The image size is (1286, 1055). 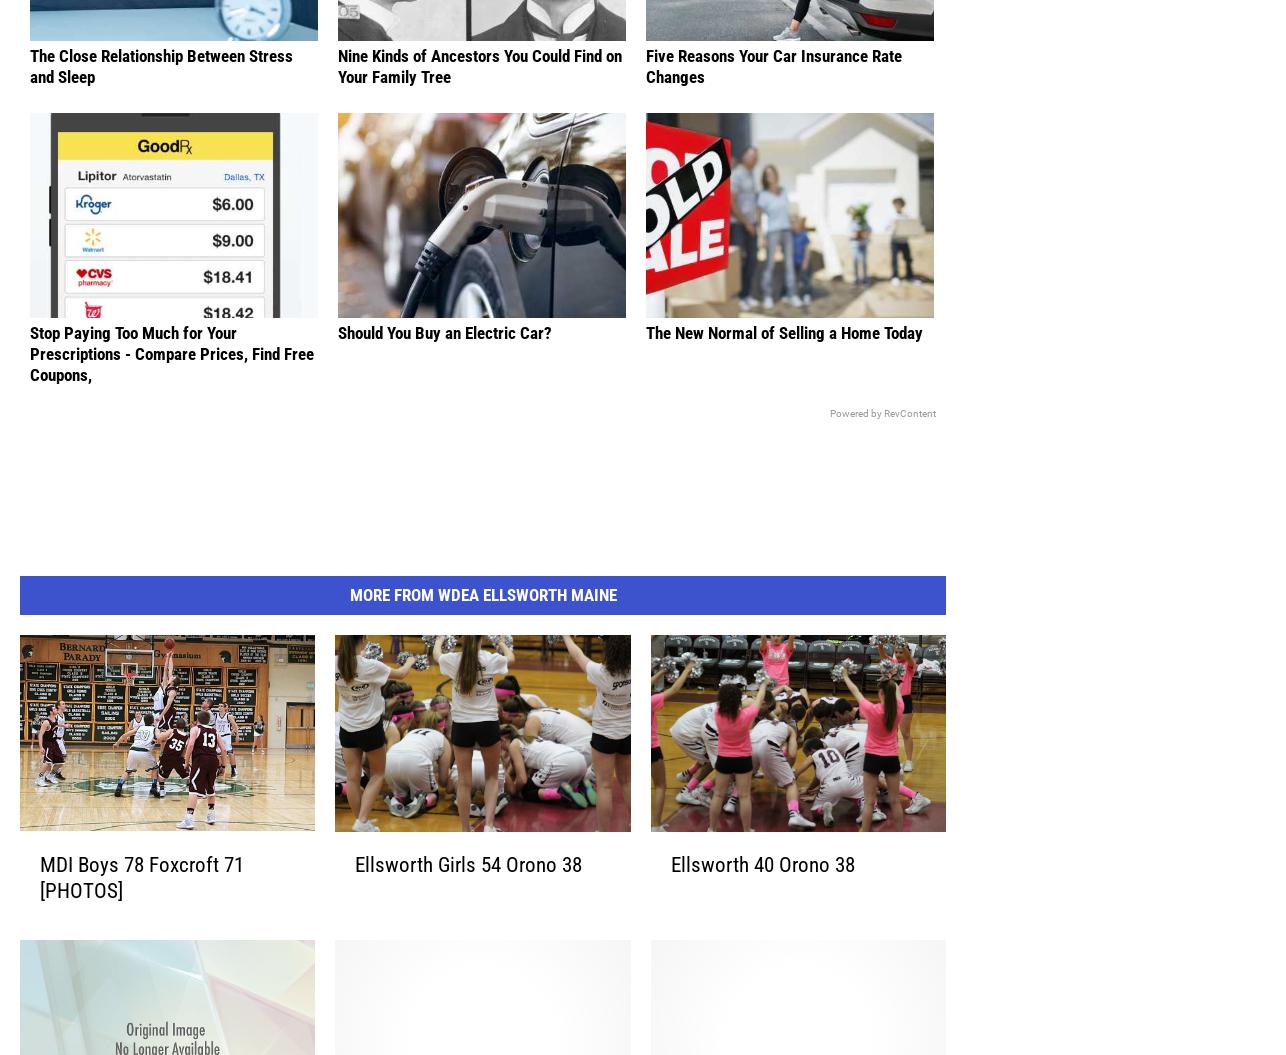 What do you see at coordinates (774, 96) in the screenshot?
I see `'Five Reasons Your Car Insurance Rate Changes'` at bounding box center [774, 96].